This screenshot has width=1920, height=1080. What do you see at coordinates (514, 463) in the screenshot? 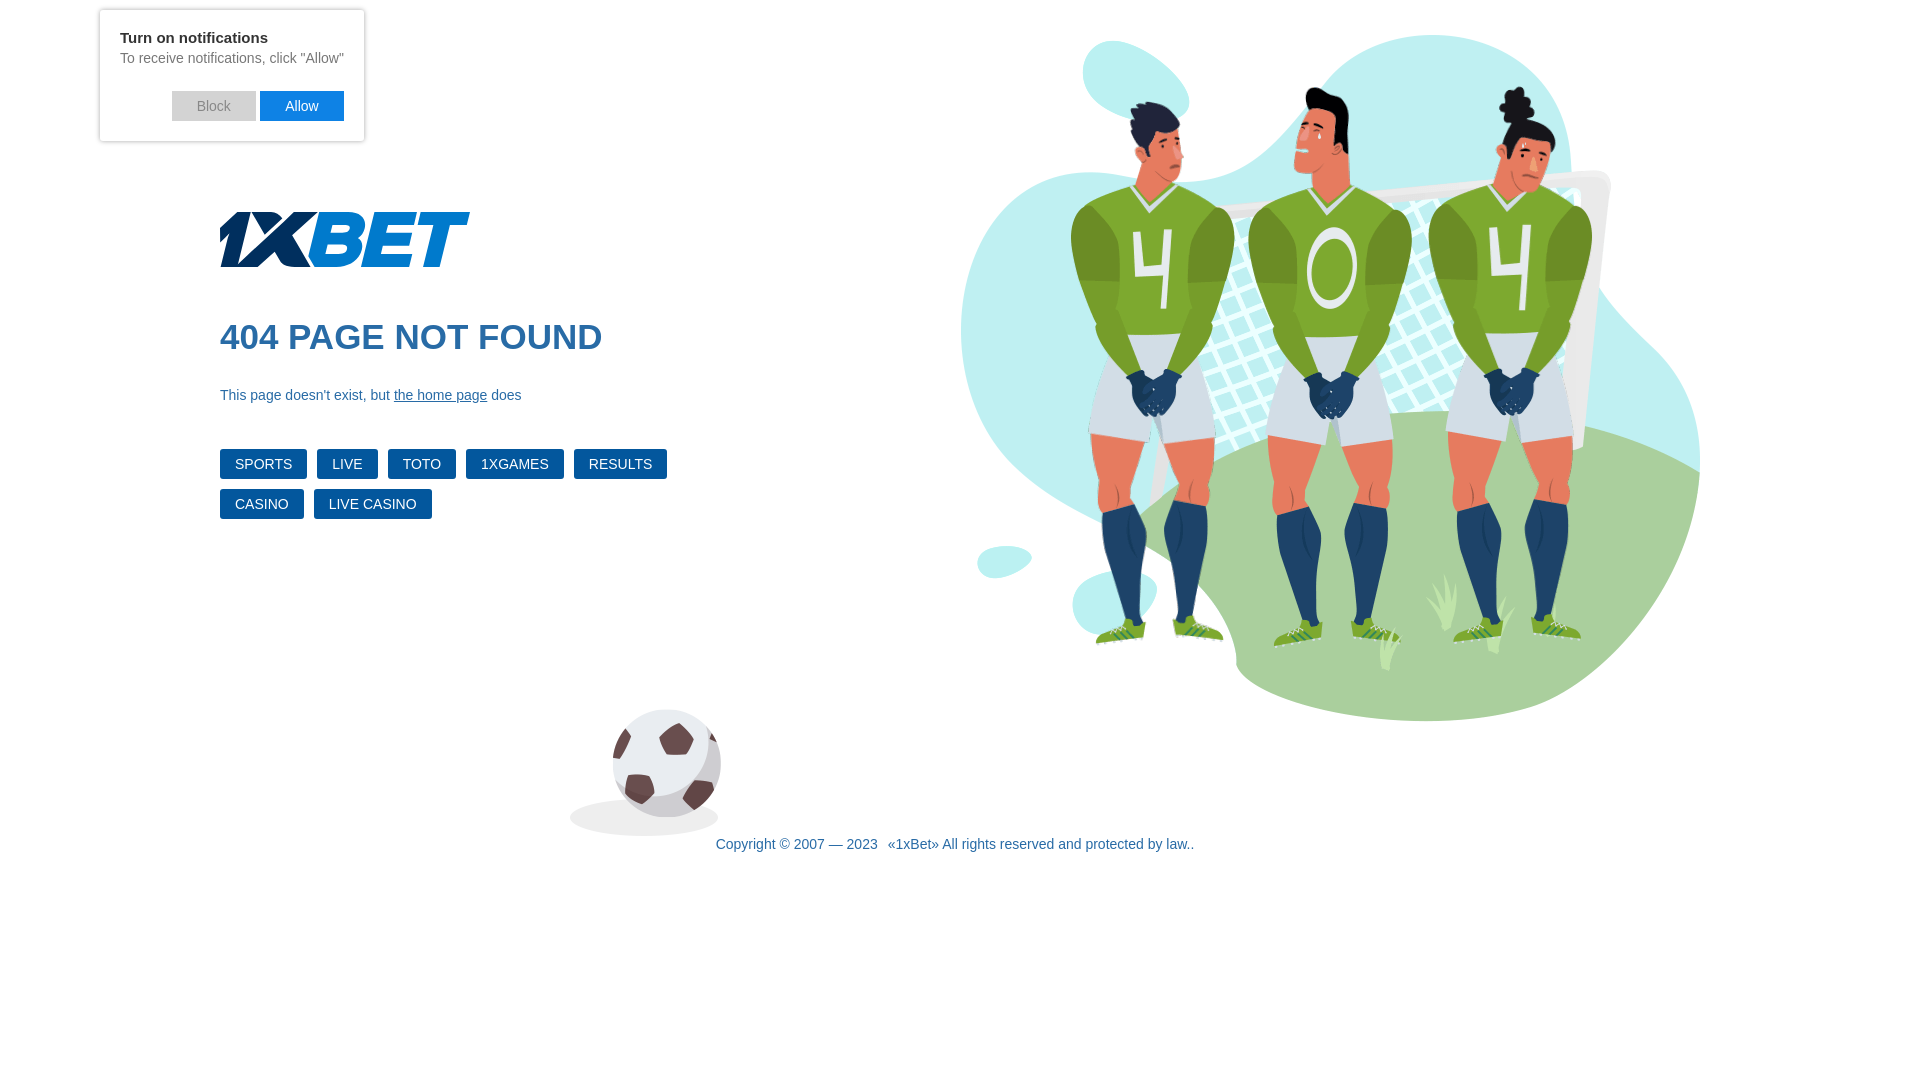
I see `'1XGAMES'` at bounding box center [514, 463].